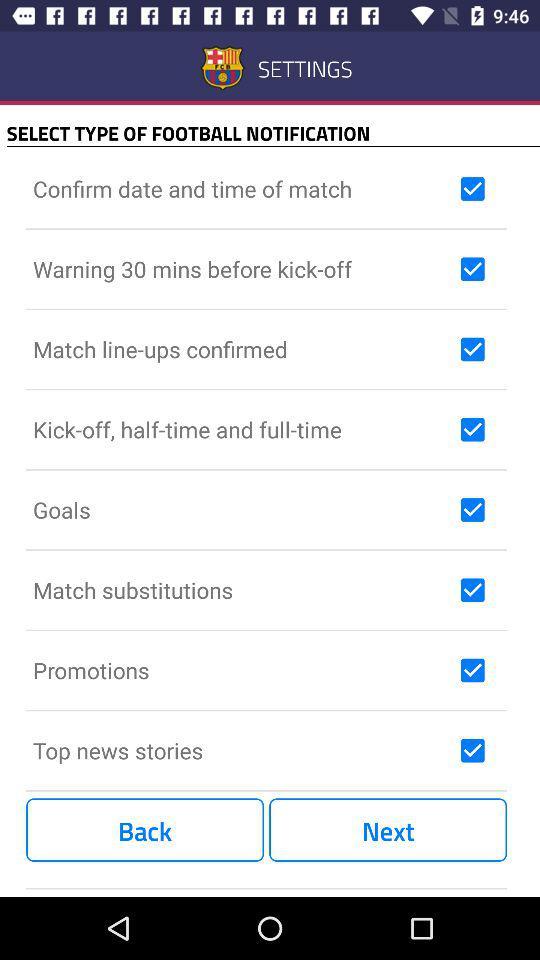 Image resolution: width=540 pixels, height=960 pixels. I want to click on type of football notification, so click(472, 429).